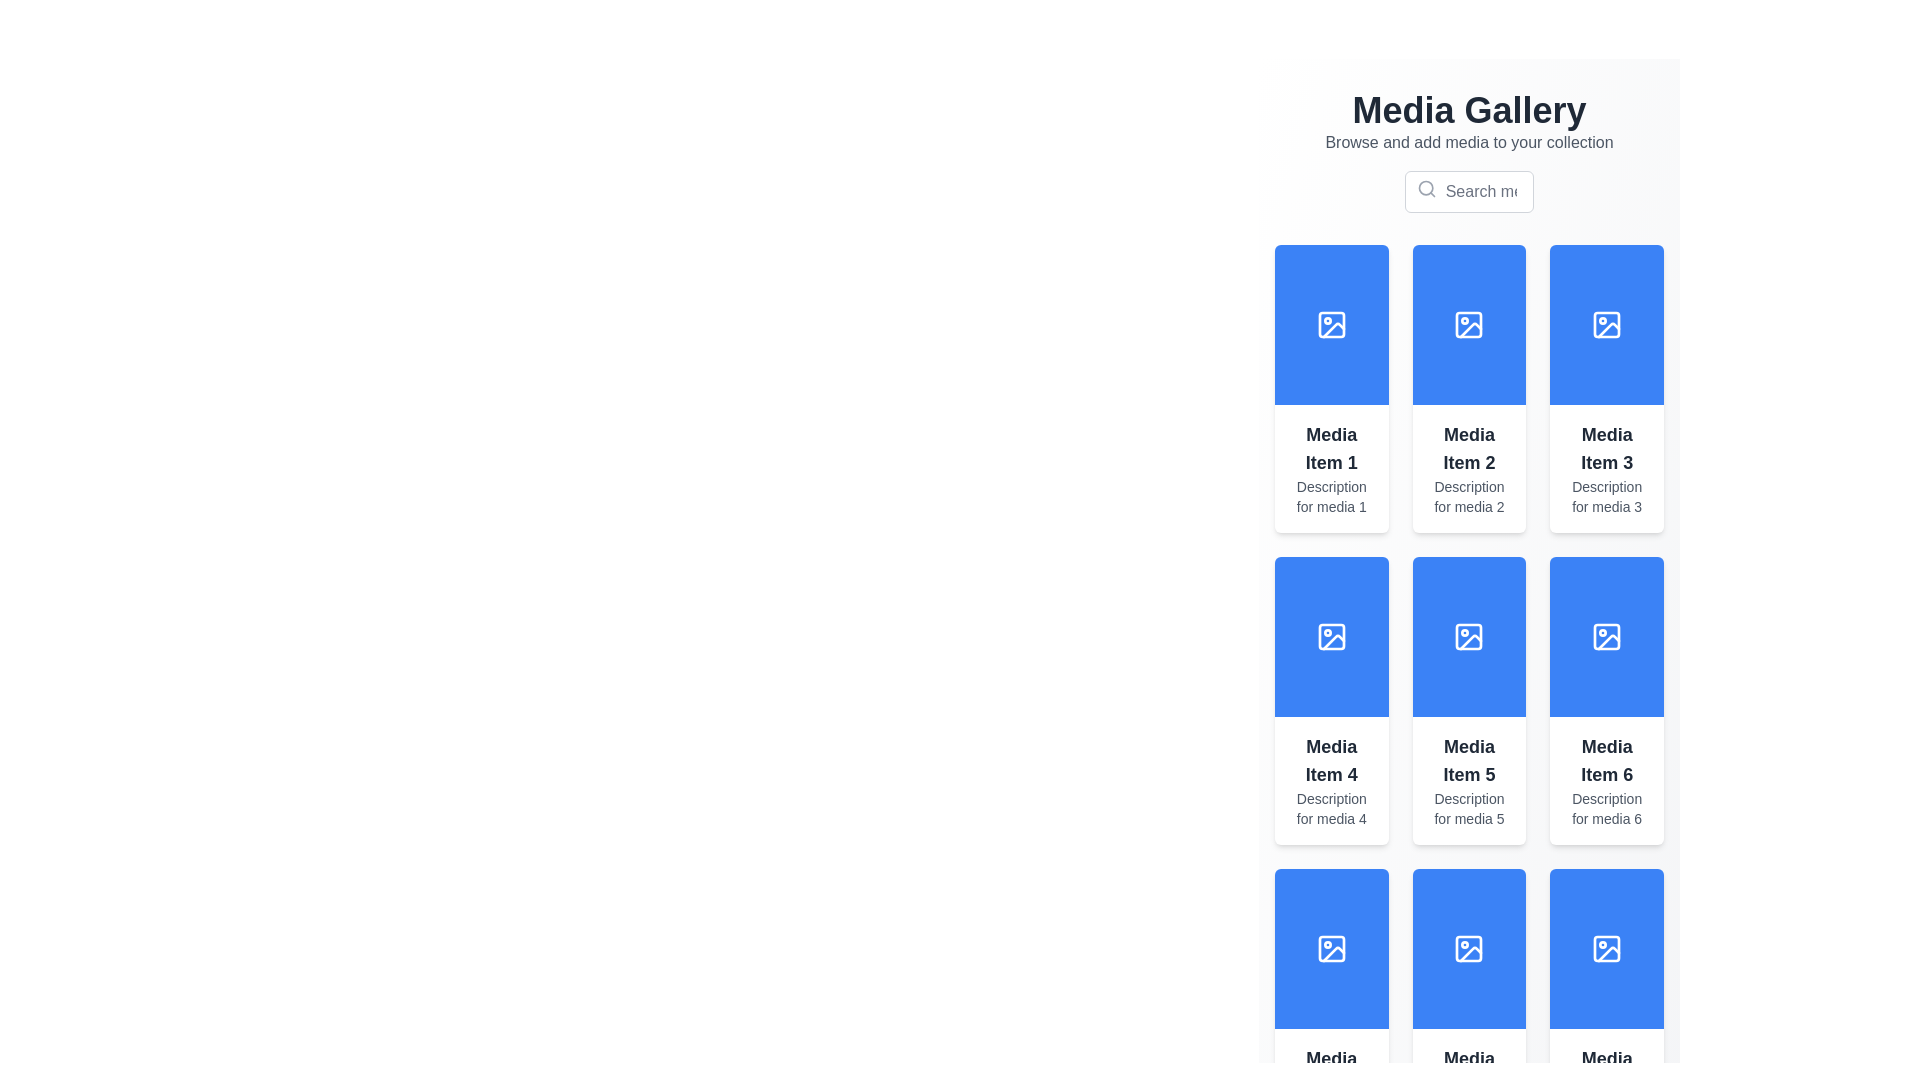 Image resolution: width=1920 pixels, height=1080 pixels. I want to click on the central rectangle of the SVG graphic icon representing an image in the top-left card of the media gallery grid, if interactive, so click(1331, 323).